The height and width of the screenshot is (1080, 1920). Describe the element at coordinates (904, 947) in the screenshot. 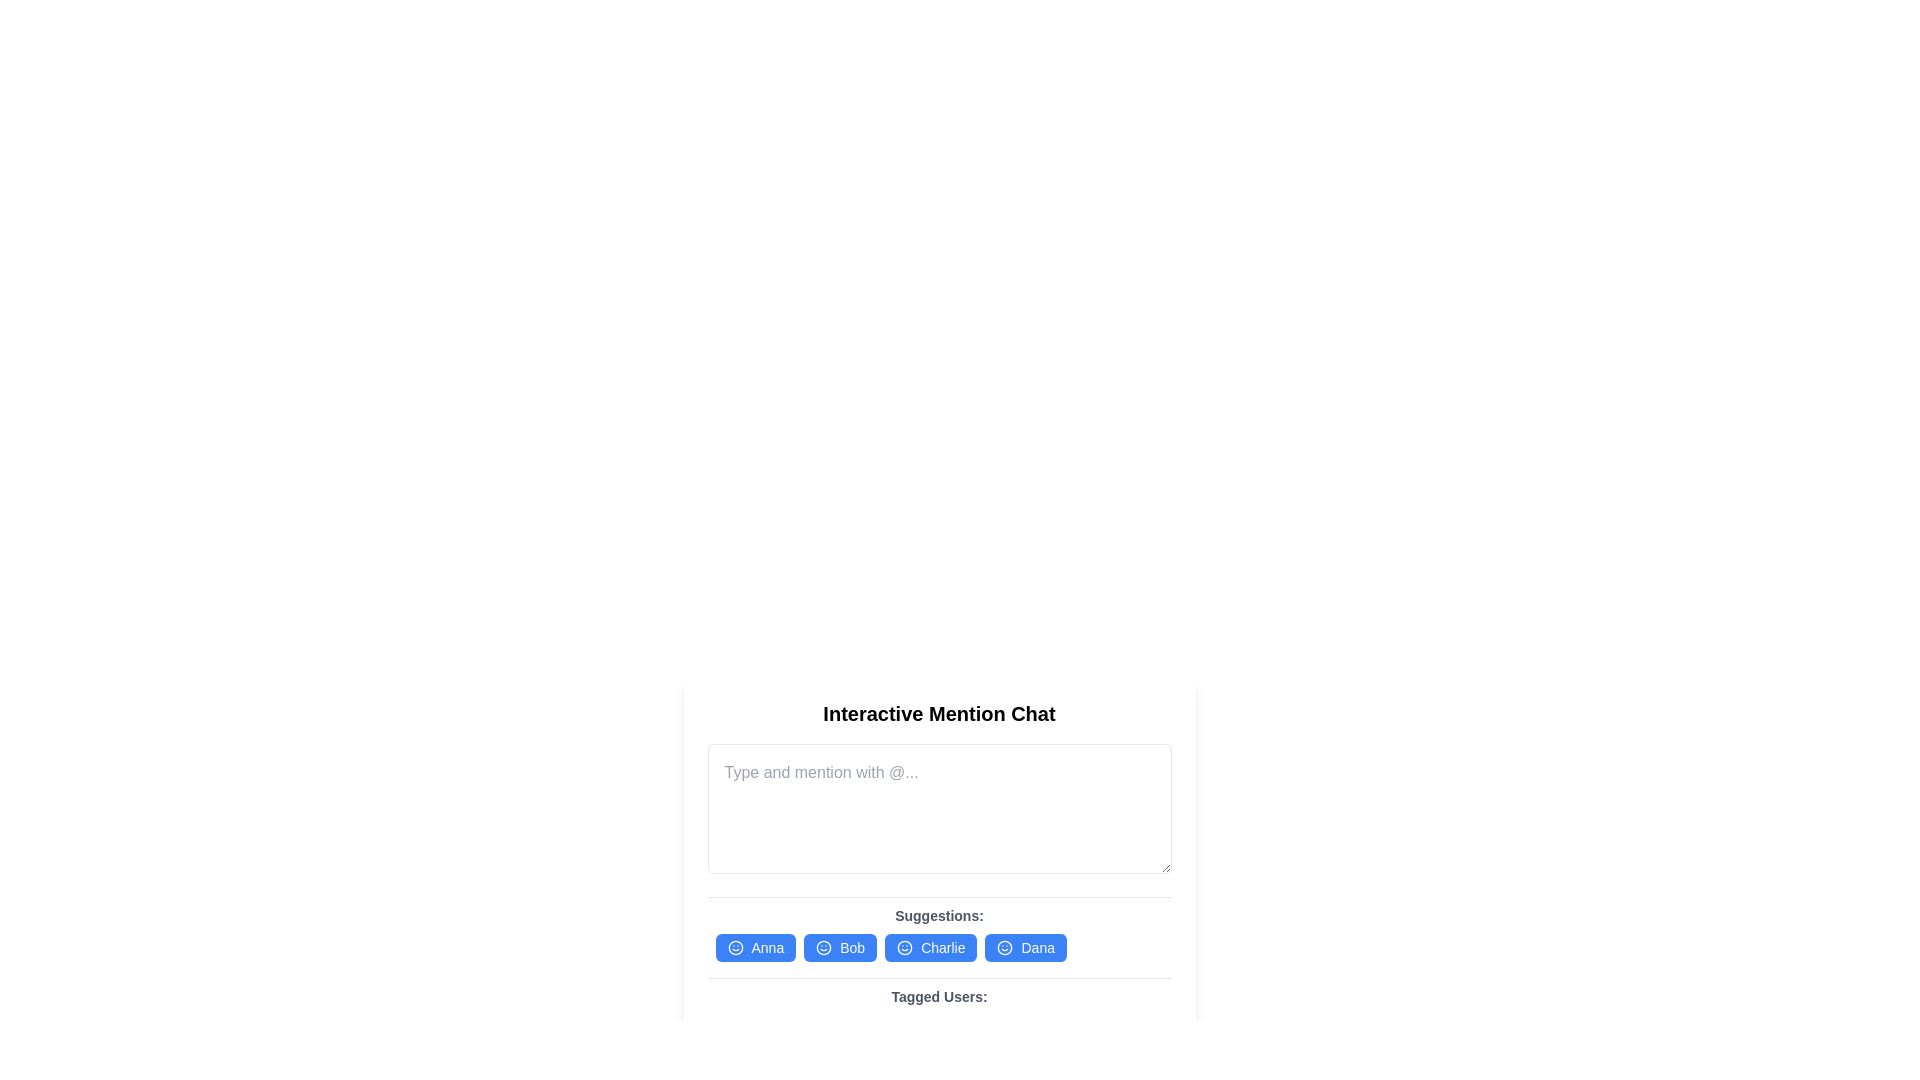

I see `the circular smiley face icon located within the button labeled 'Charlie' in the 'Suggestions' section under the input field` at that location.